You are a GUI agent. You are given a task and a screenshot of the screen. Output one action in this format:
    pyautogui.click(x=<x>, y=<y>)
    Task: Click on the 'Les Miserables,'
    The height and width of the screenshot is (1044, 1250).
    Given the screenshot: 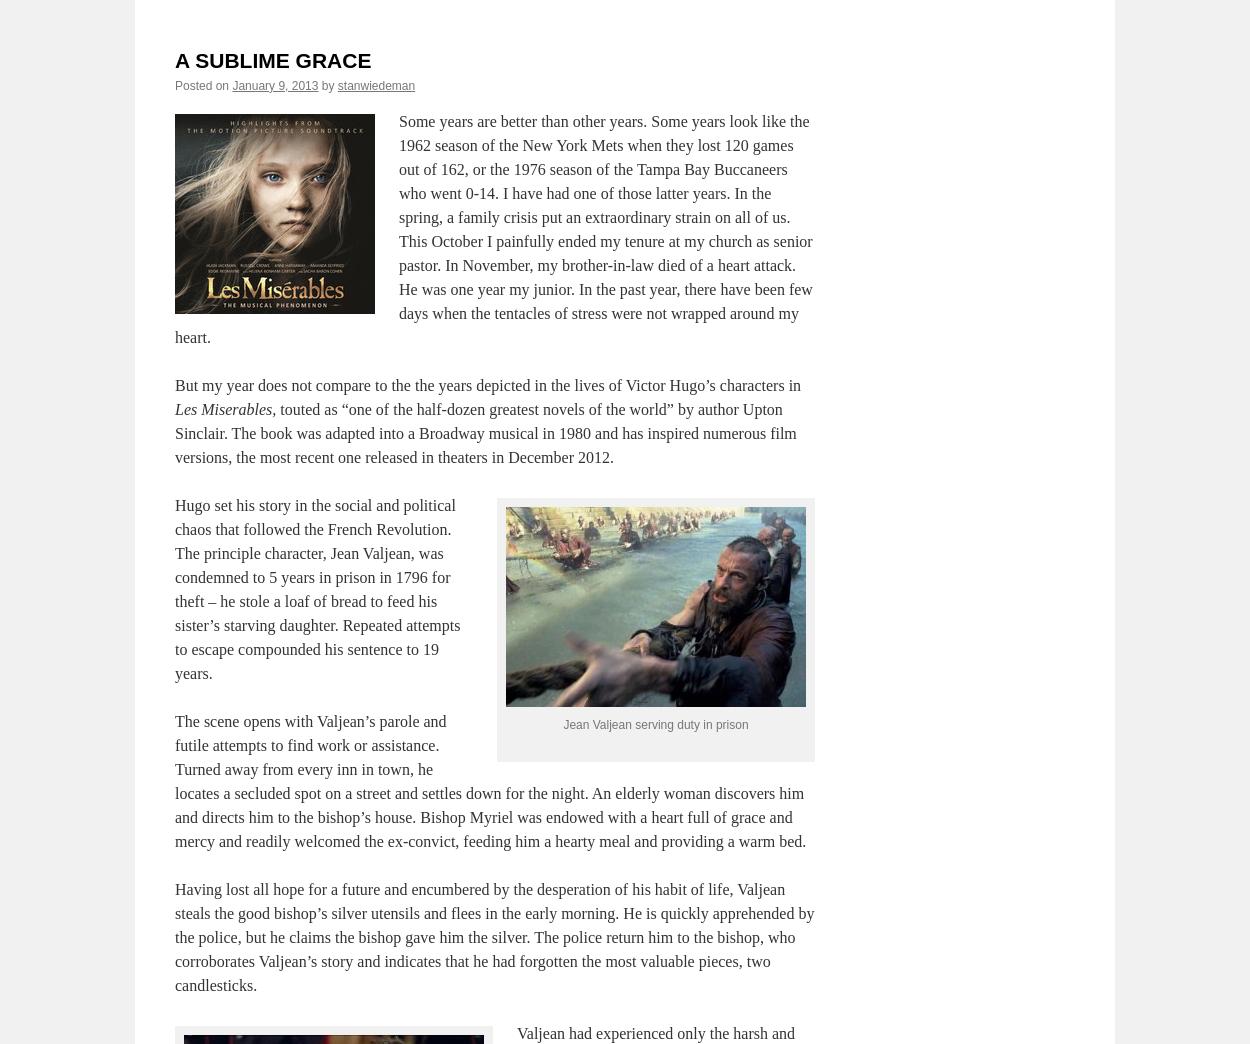 What is the action you would take?
    pyautogui.click(x=224, y=407)
    